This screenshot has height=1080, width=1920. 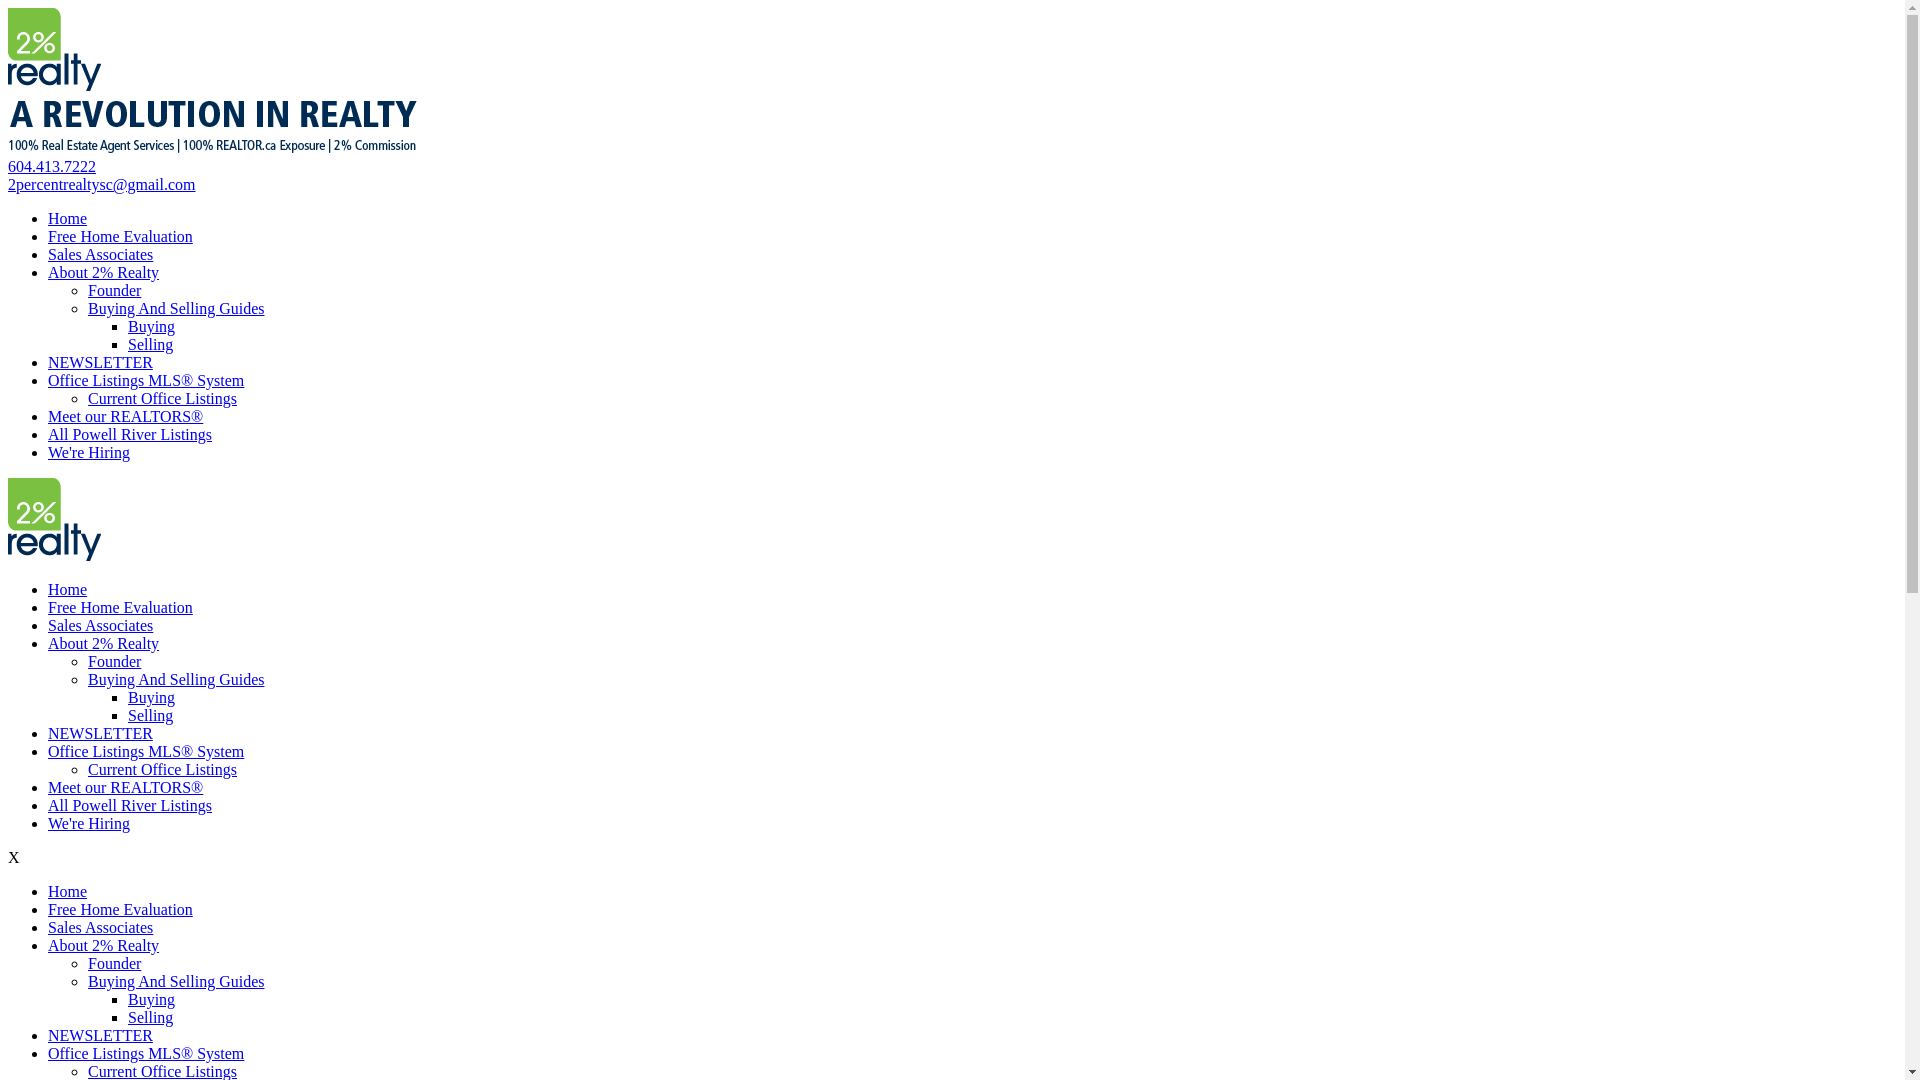 What do you see at coordinates (88, 452) in the screenshot?
I see `'We're Hiring'` at bounding box center [88, 452].